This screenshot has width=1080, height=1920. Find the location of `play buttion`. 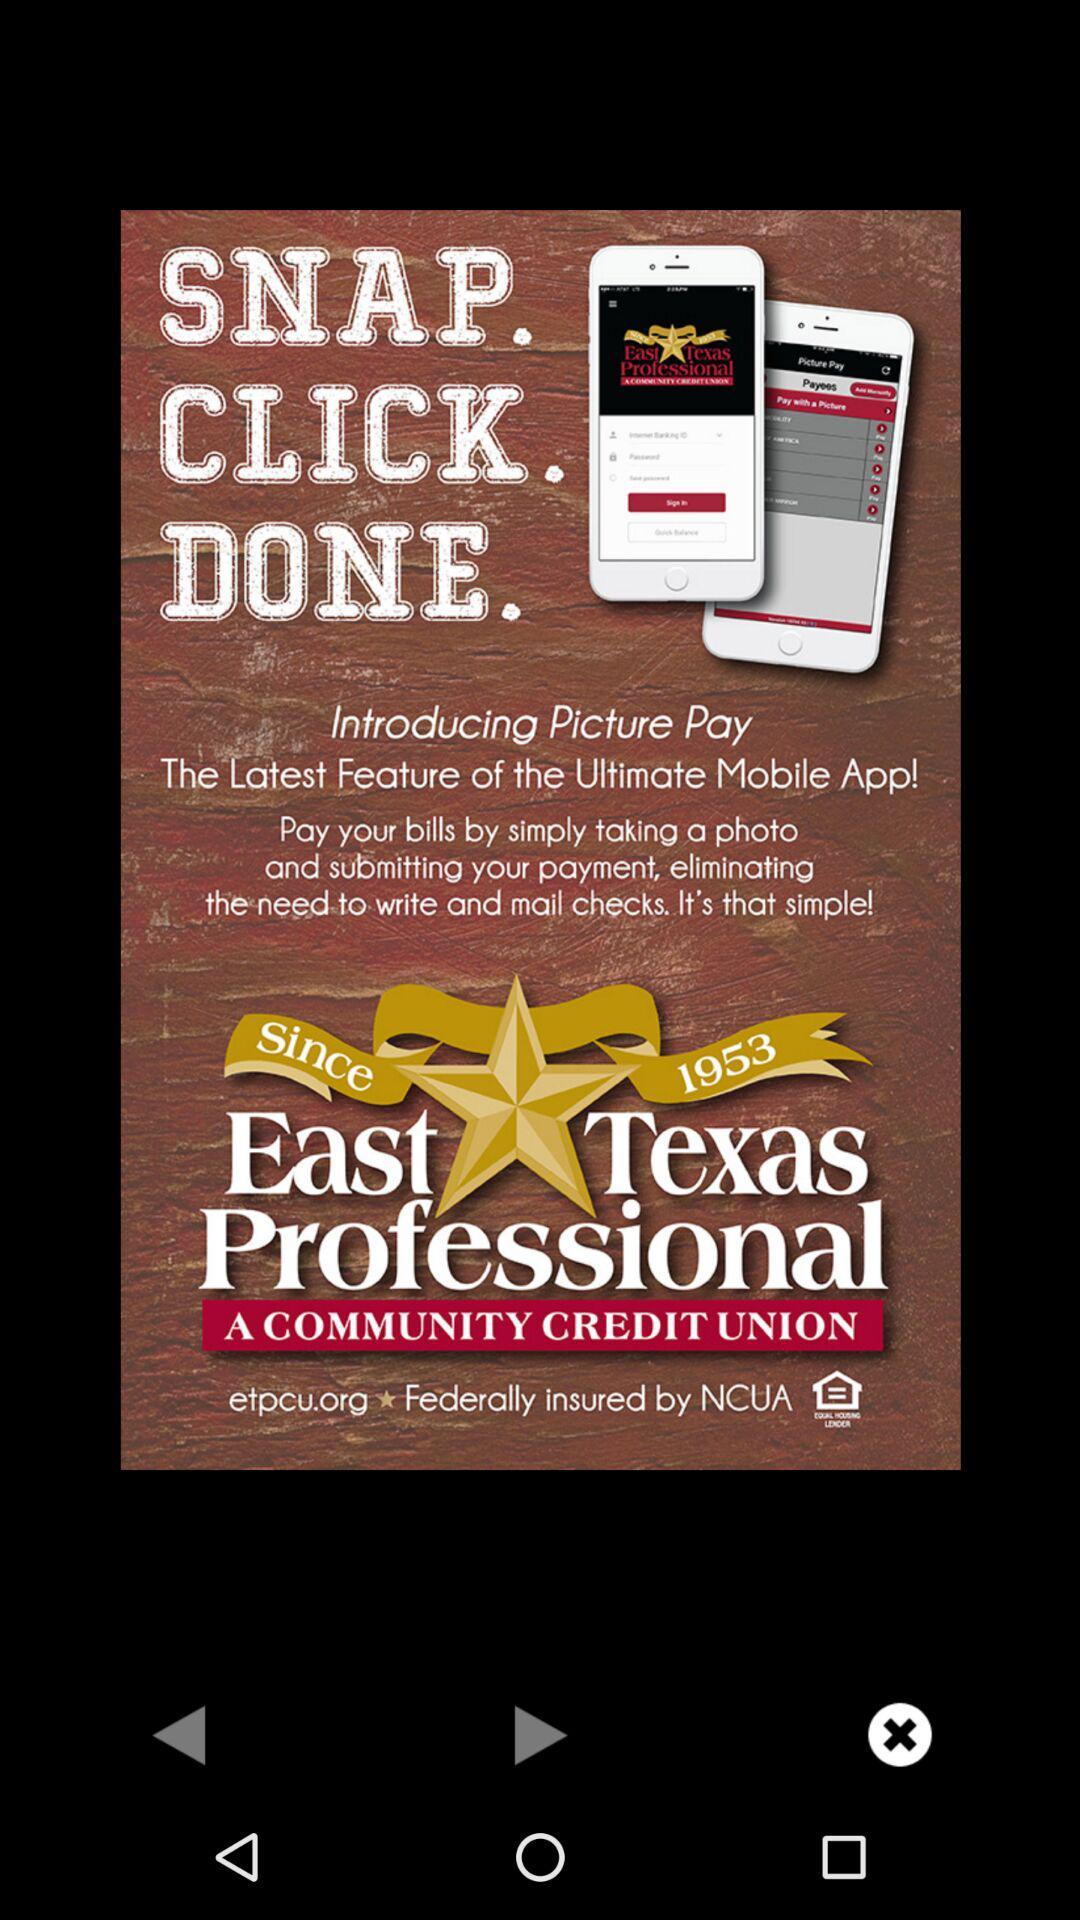

play buttion is located at coordinates (540, 1733).